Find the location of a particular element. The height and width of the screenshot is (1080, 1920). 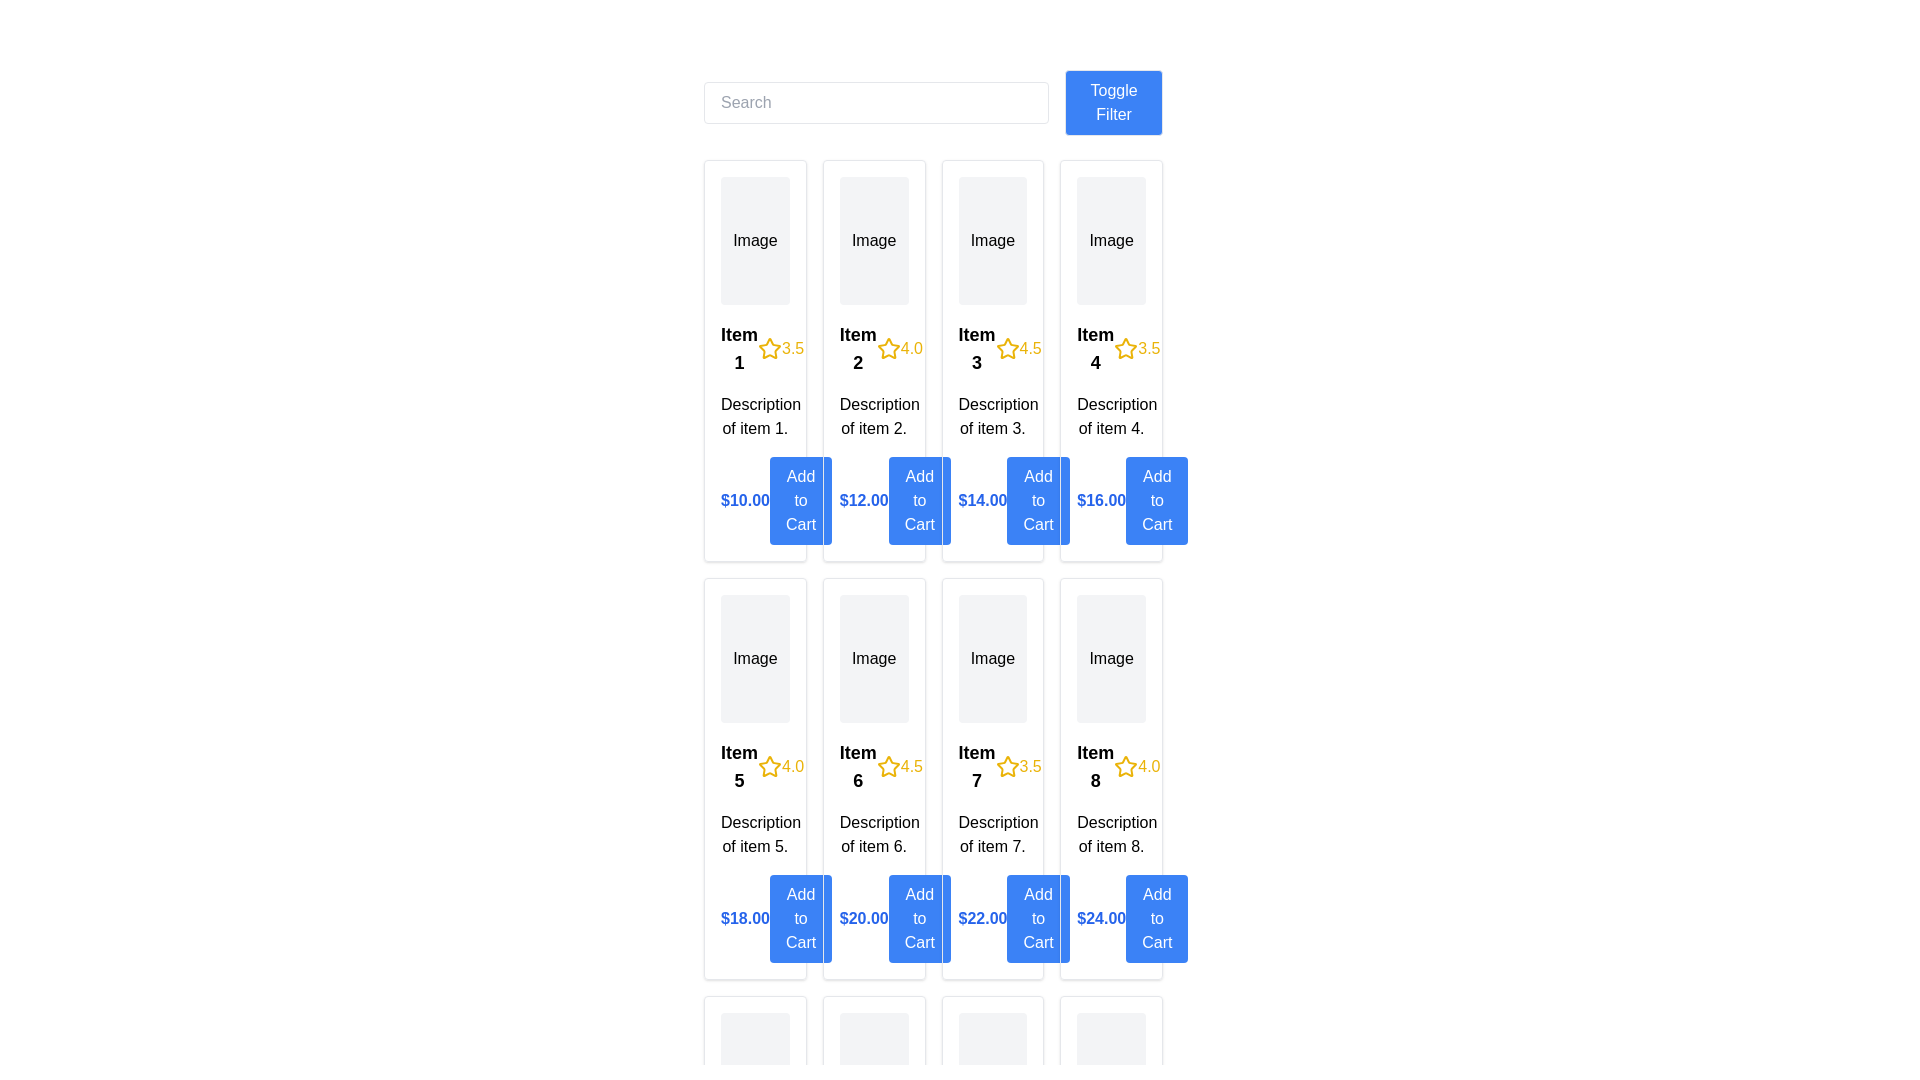

the Text Display element that shows the phrase 'Description of item 6.' within the product card for 'Item 6' is located at coordinates (874, 834).